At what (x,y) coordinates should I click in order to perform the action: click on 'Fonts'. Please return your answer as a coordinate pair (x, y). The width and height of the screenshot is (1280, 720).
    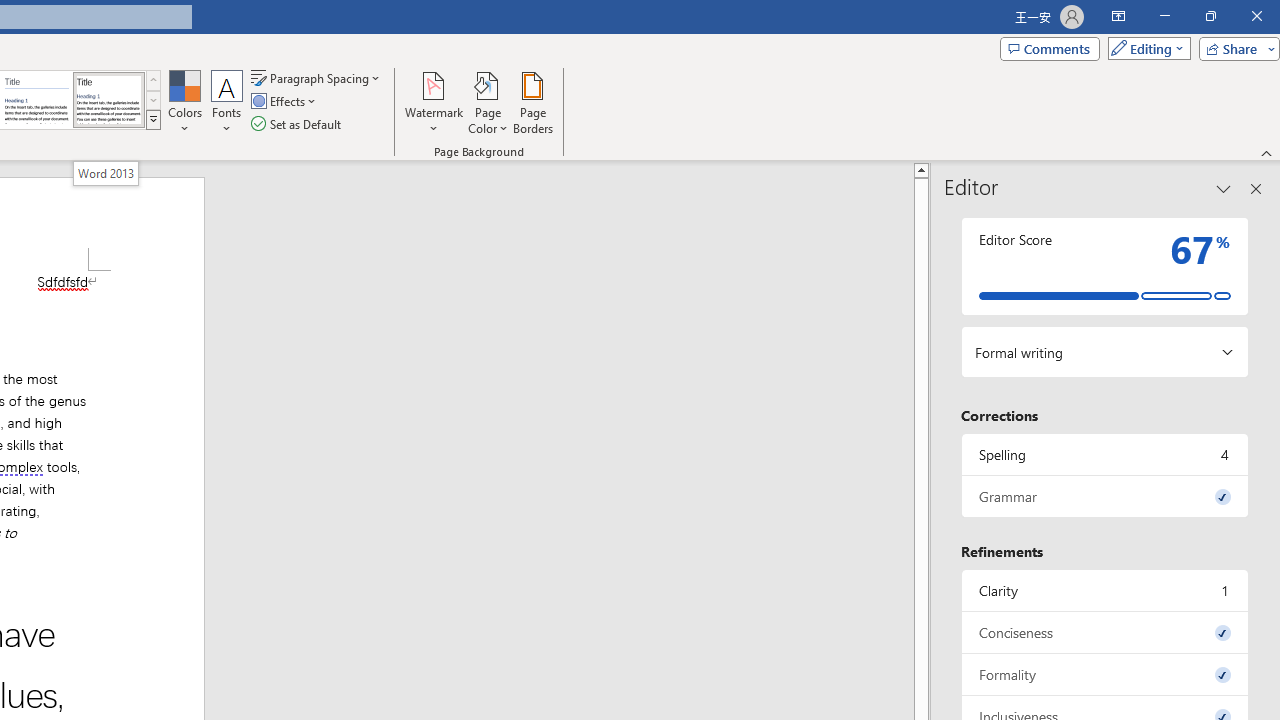
    Looking at the image, I should click on (227, 103).